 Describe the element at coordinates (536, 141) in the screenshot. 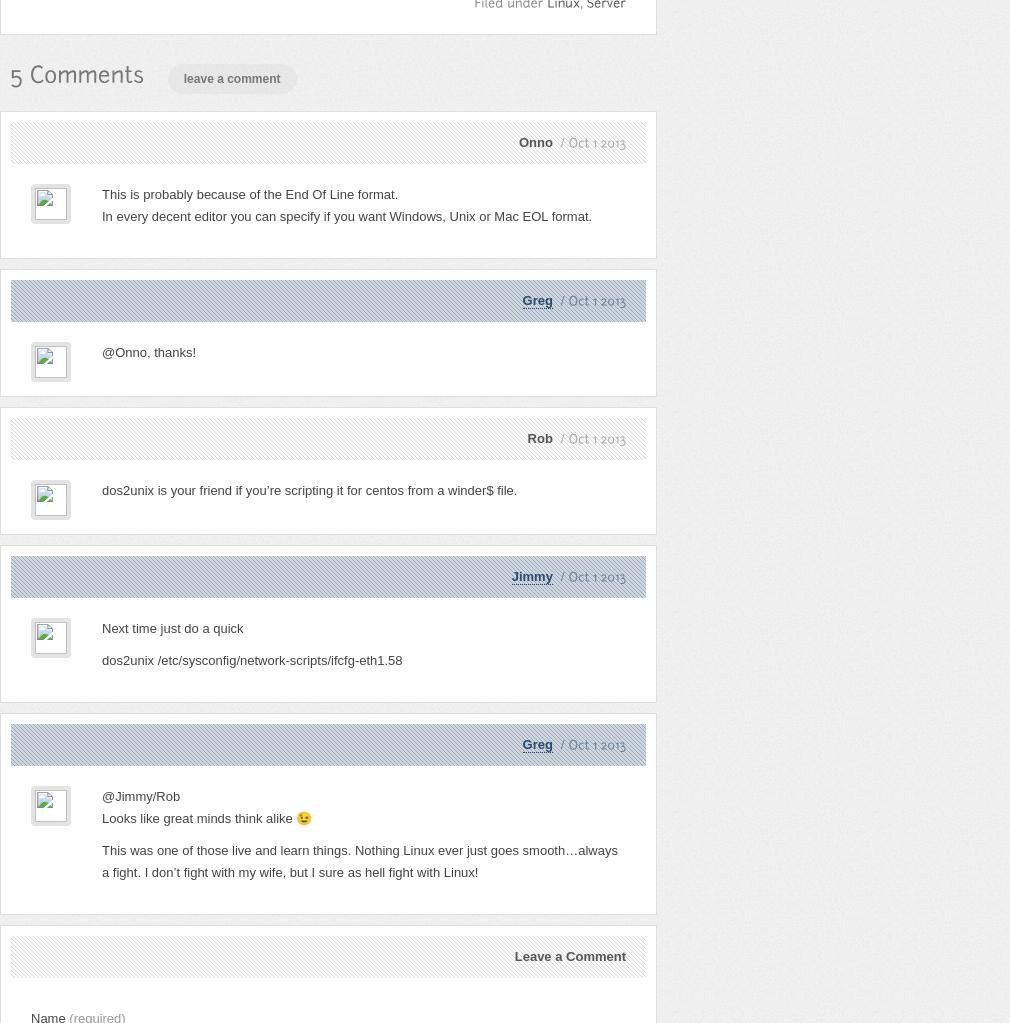

I see `'Onno'` at that location.